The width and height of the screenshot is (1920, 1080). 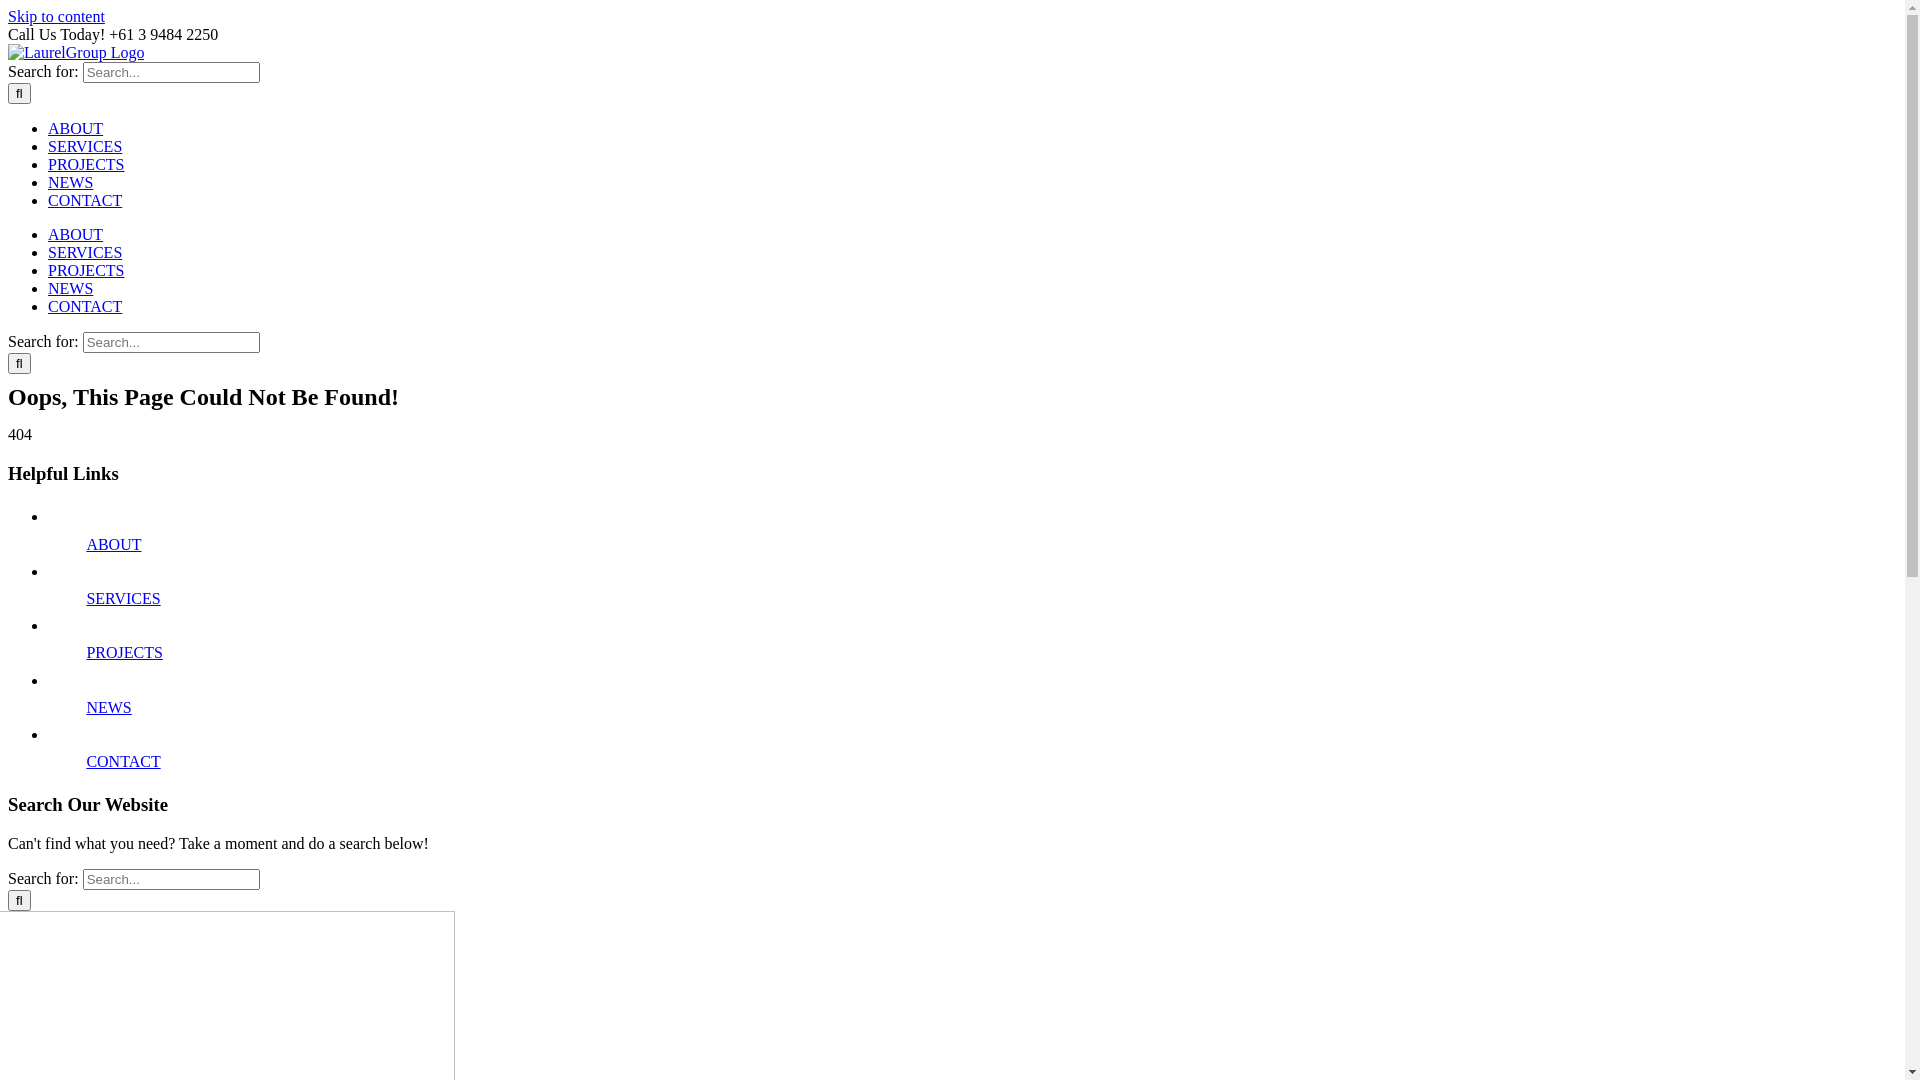 What do you see at coordinates (84, 306) in the screenshot?
I see `'CONTACT'` at bounding box center [84, 306].